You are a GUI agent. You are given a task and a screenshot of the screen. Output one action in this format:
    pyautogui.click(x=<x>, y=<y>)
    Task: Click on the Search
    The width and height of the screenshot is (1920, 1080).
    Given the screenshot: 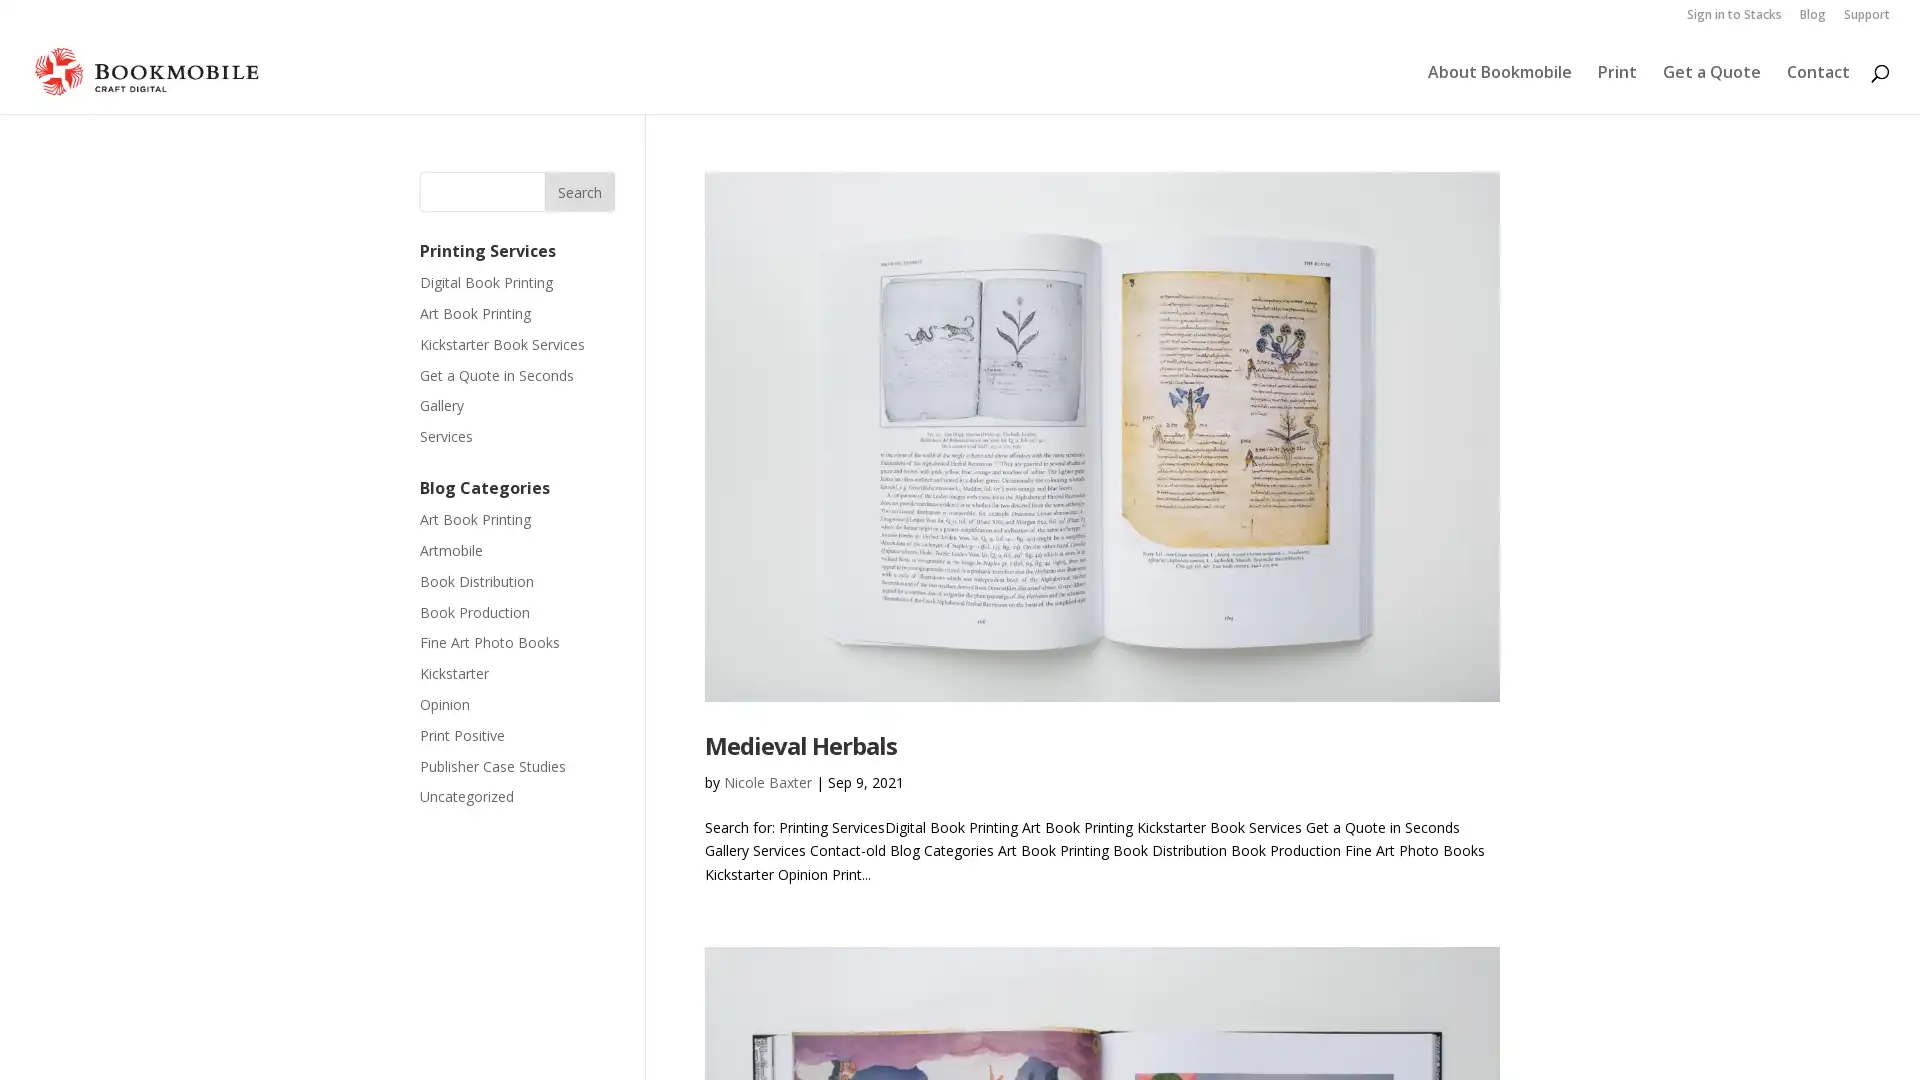 What is the action you would take?
    pyautogui.click(x=579, y=192)
    